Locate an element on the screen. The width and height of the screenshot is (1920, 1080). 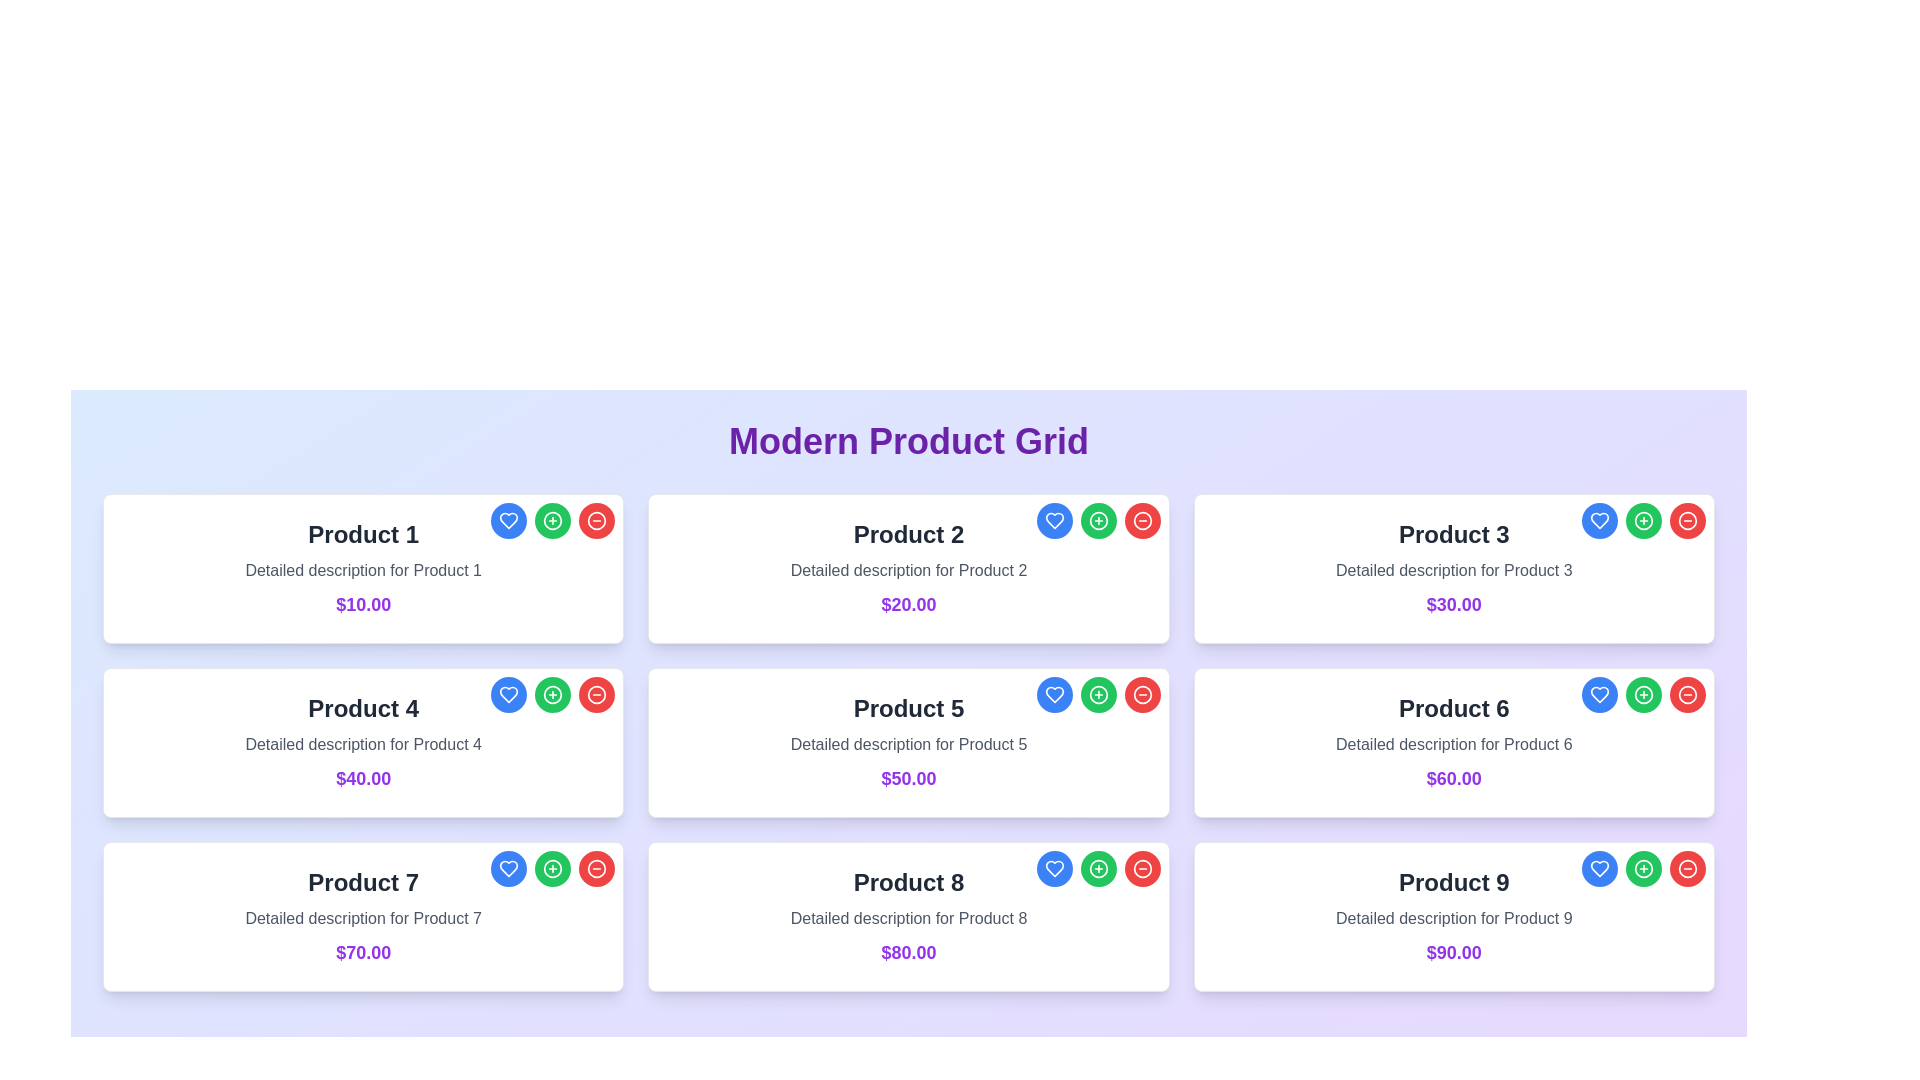
the green circular button with a plus sign, which is the second button in a row of three buttons is located at coordinates (1643, 693).